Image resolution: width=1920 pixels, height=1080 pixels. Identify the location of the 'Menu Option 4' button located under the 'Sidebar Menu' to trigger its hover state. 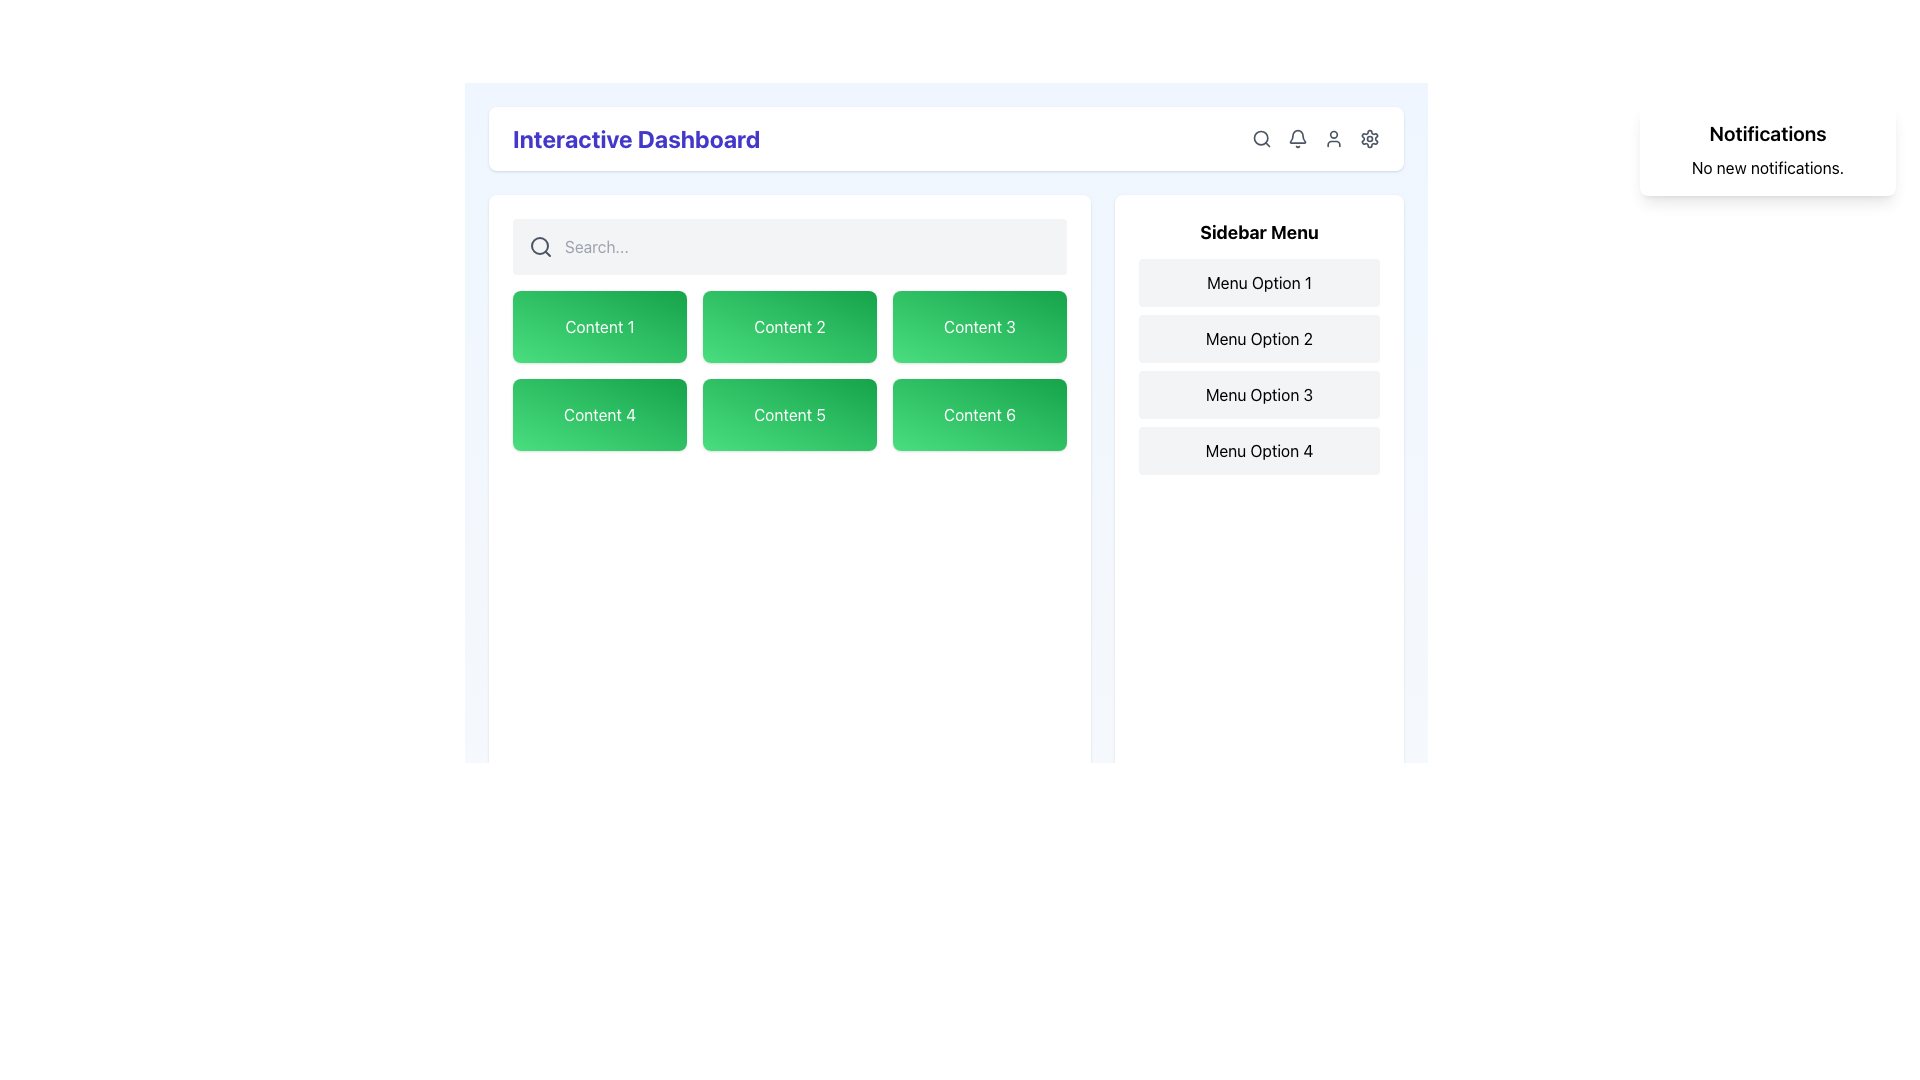
(1258, 451).